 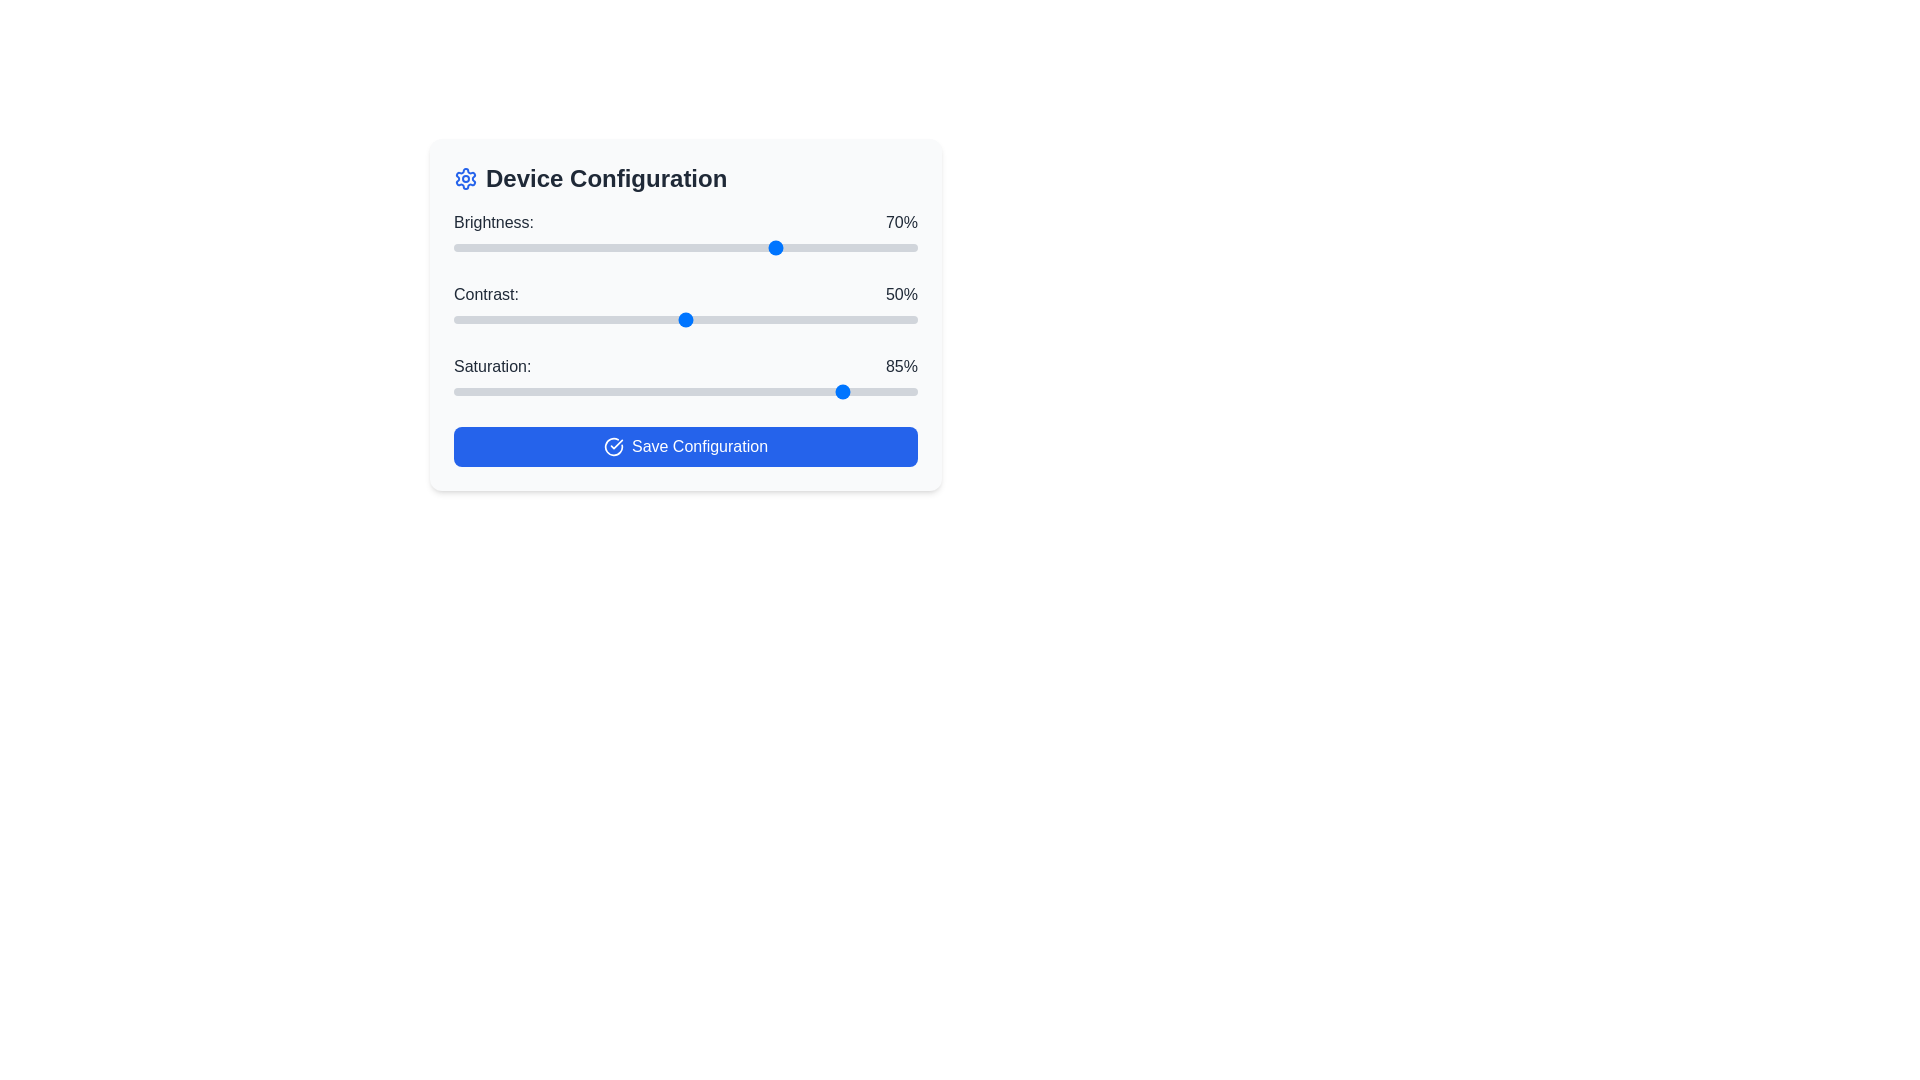 I want to click on the saturation level, so click(x=713, y=392).